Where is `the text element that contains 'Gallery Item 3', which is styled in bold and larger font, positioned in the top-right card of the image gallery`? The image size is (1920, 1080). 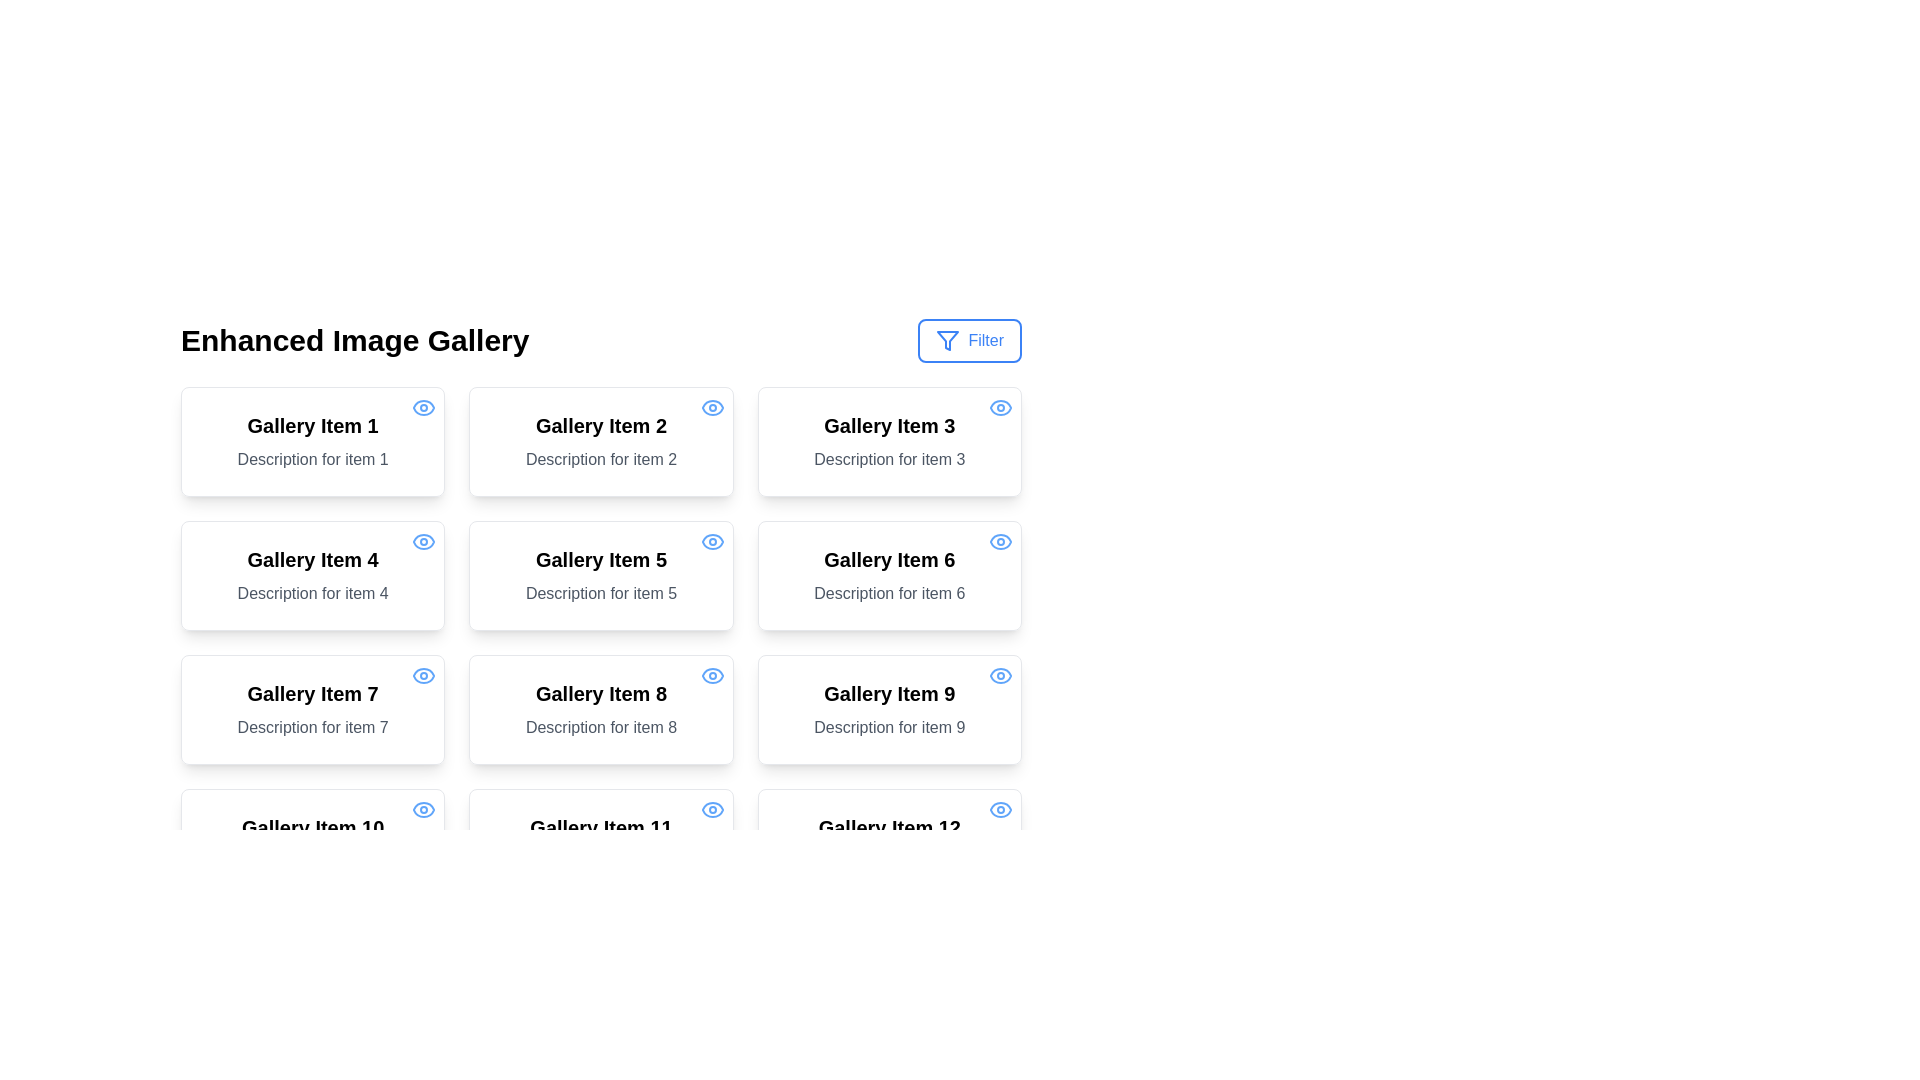 the text element that contains 'Gallery Item 3', which is styled in bold and larger font, positioned in the top-right card of the image gallery is located at coordinates (888, 424).